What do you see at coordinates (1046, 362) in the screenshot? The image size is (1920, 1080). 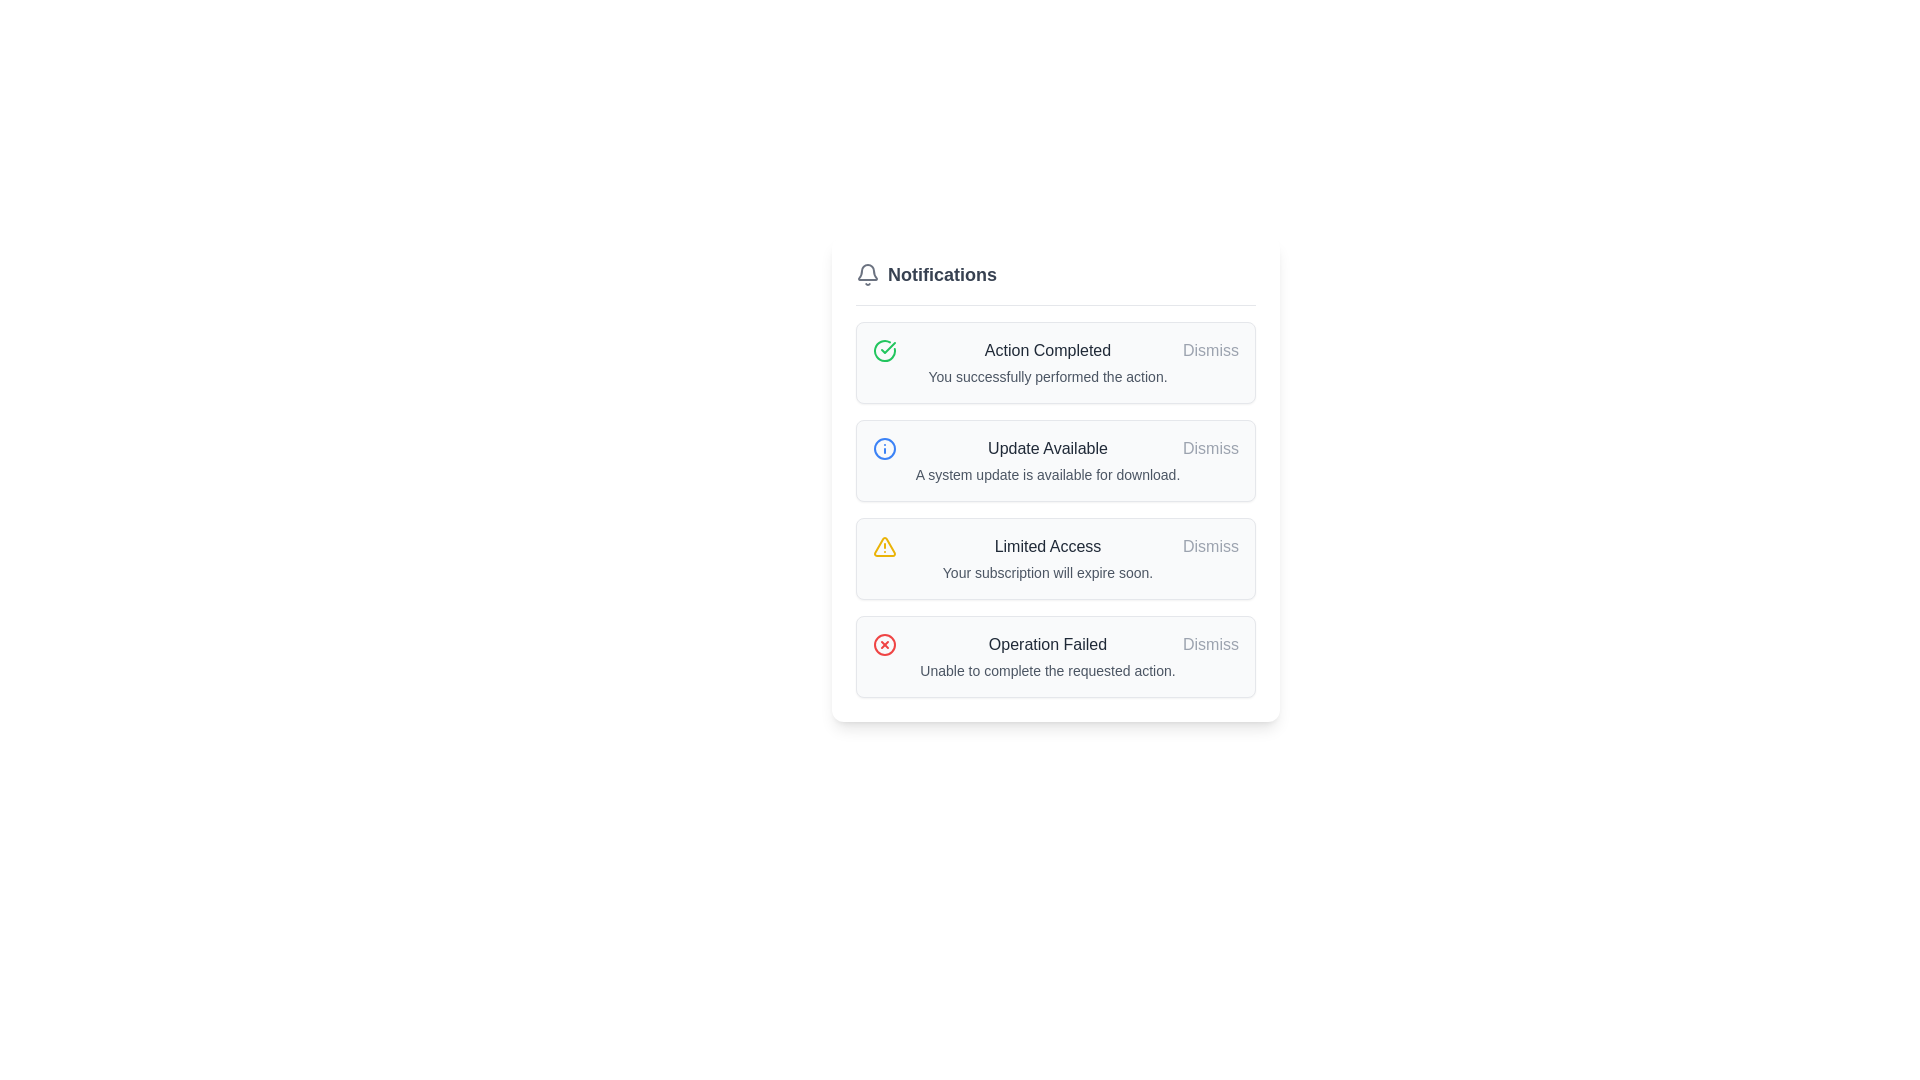 I see `the success message display field located below the green checkmark icon and to the left of the 'Dismiss' button in the first notification entry` at bounding box center [1046, 362].